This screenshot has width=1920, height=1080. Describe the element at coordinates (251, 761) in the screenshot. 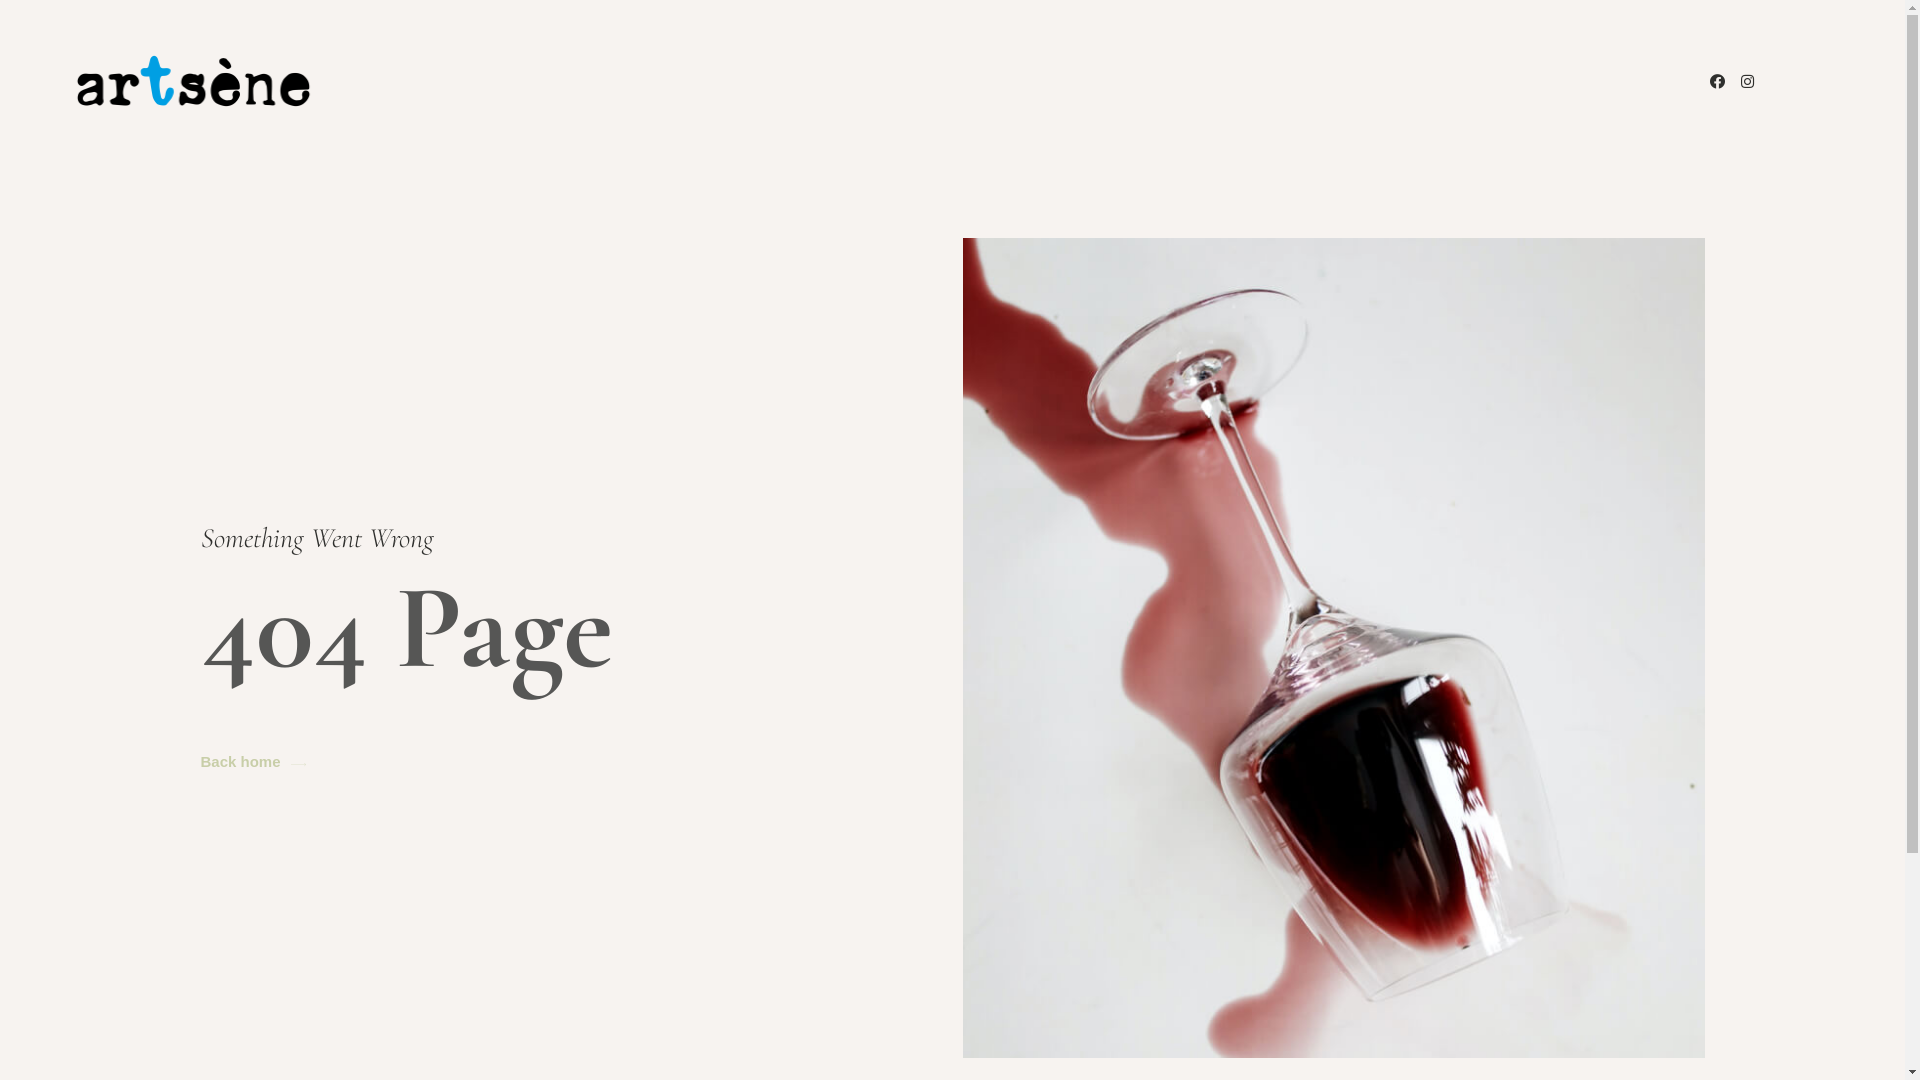

I see `'Back home'` at that location.